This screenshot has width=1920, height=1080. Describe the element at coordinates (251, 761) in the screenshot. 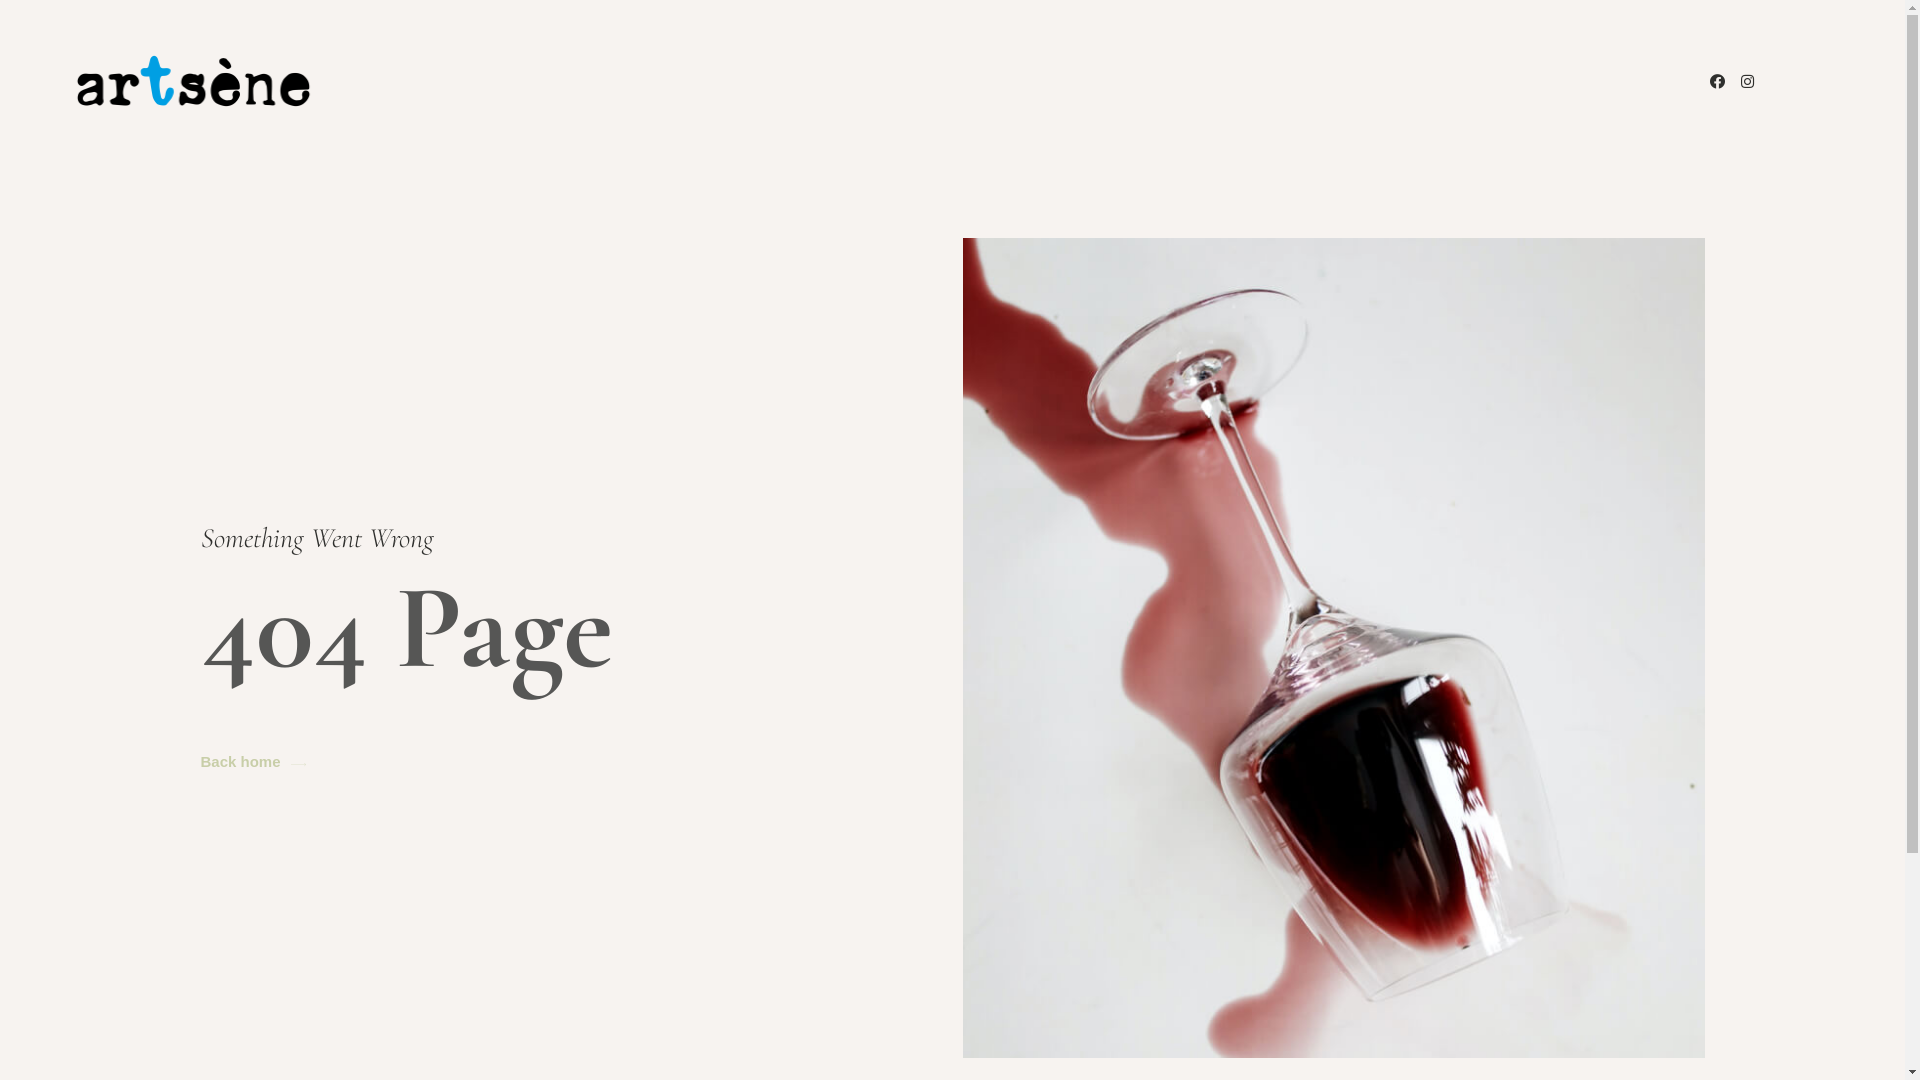

I see `'Back home'` at that location.